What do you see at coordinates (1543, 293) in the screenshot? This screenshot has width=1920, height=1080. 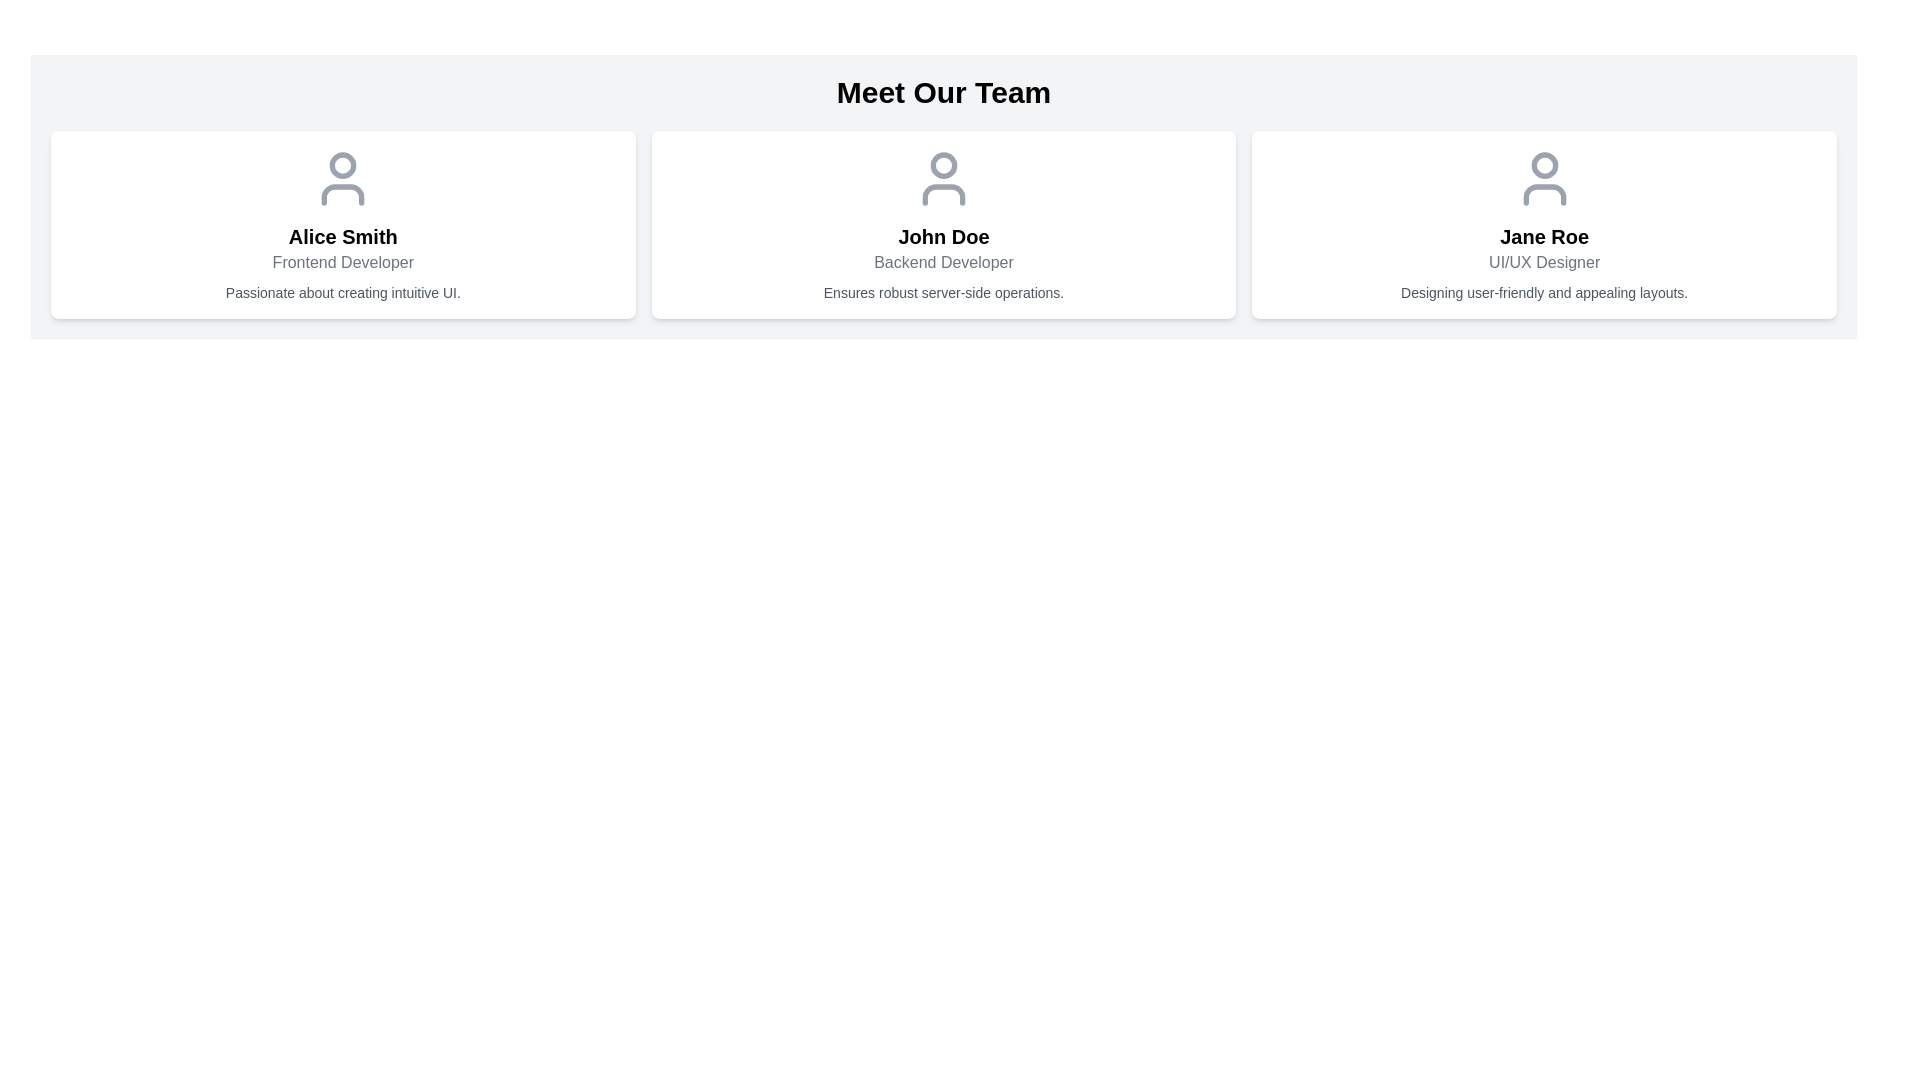 I see `the text label providing a brief description related to the user 'Jane Roe,' located beneath the job title 'UI/UX Designer' in the bottom section of the rightmost user card` at bounding box center [1543, 293].